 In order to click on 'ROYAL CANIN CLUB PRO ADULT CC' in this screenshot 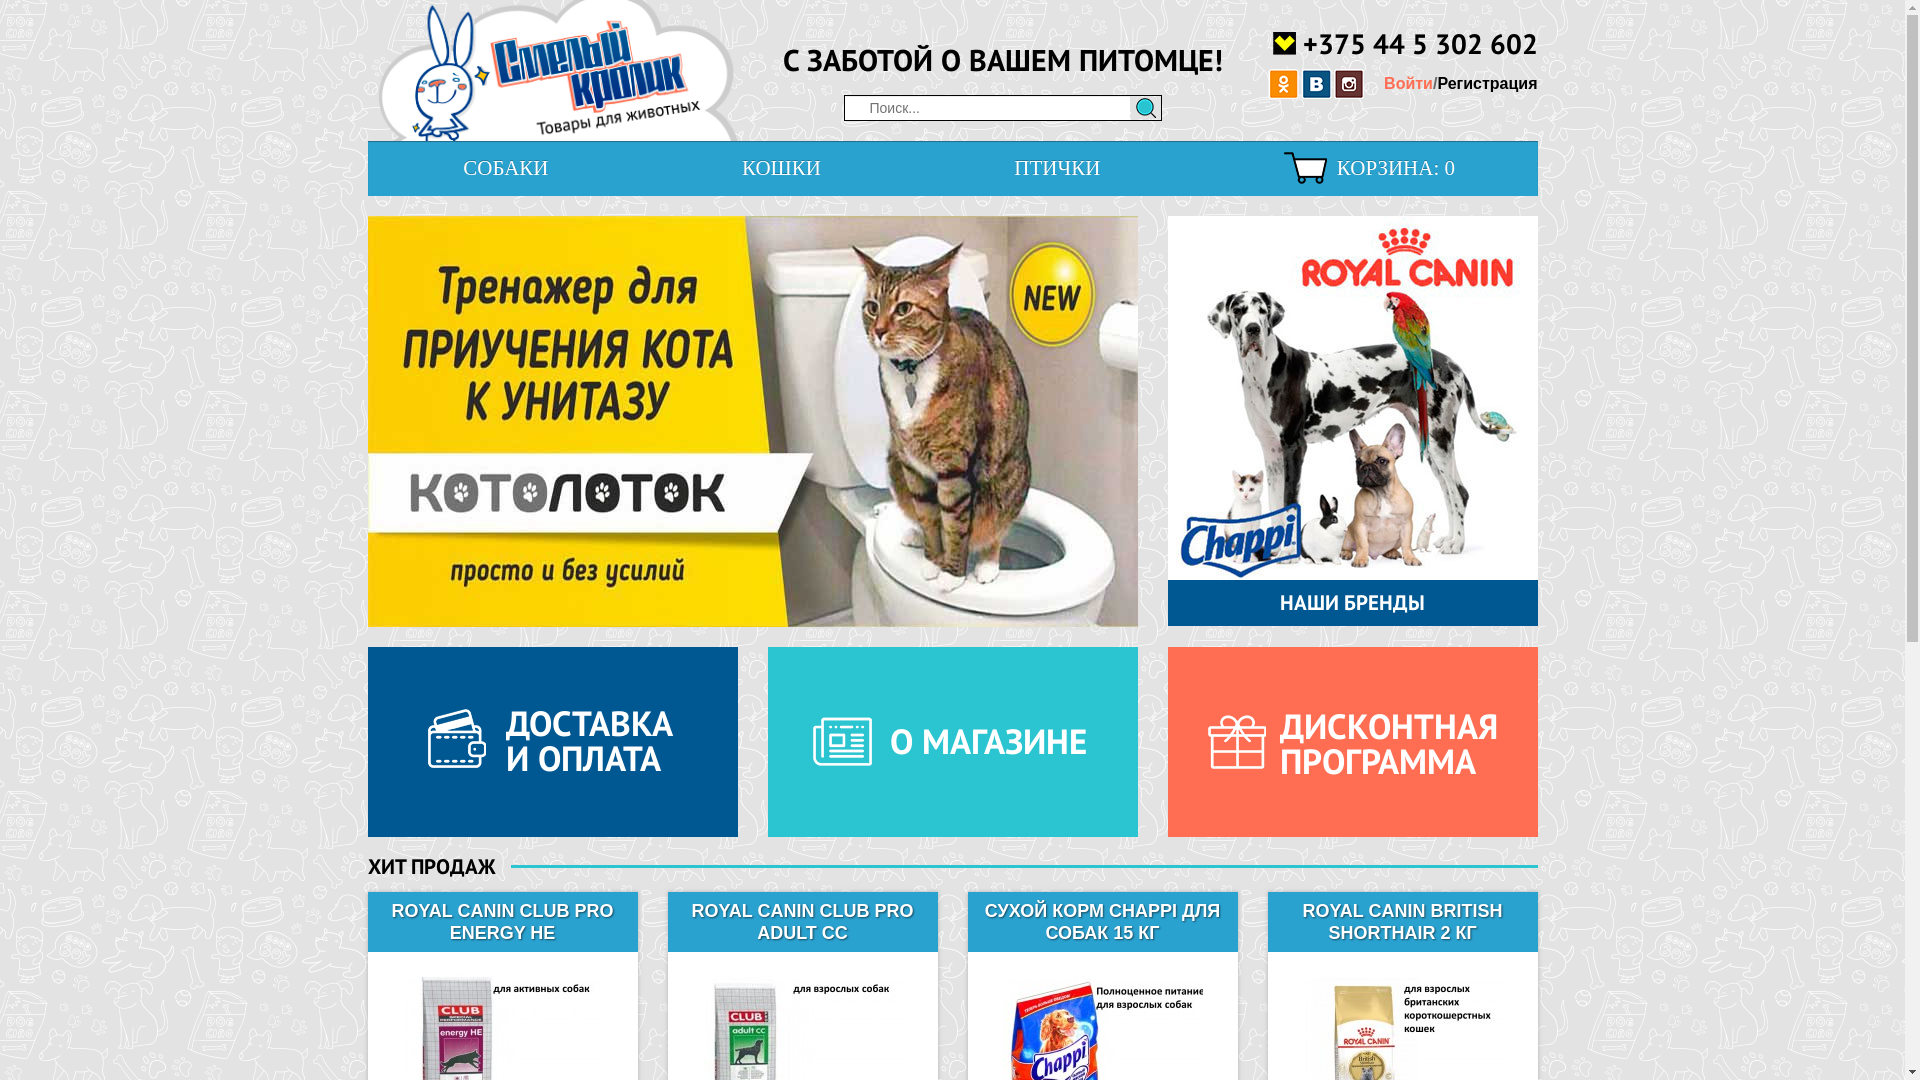, I will do `click(672, 921)`.